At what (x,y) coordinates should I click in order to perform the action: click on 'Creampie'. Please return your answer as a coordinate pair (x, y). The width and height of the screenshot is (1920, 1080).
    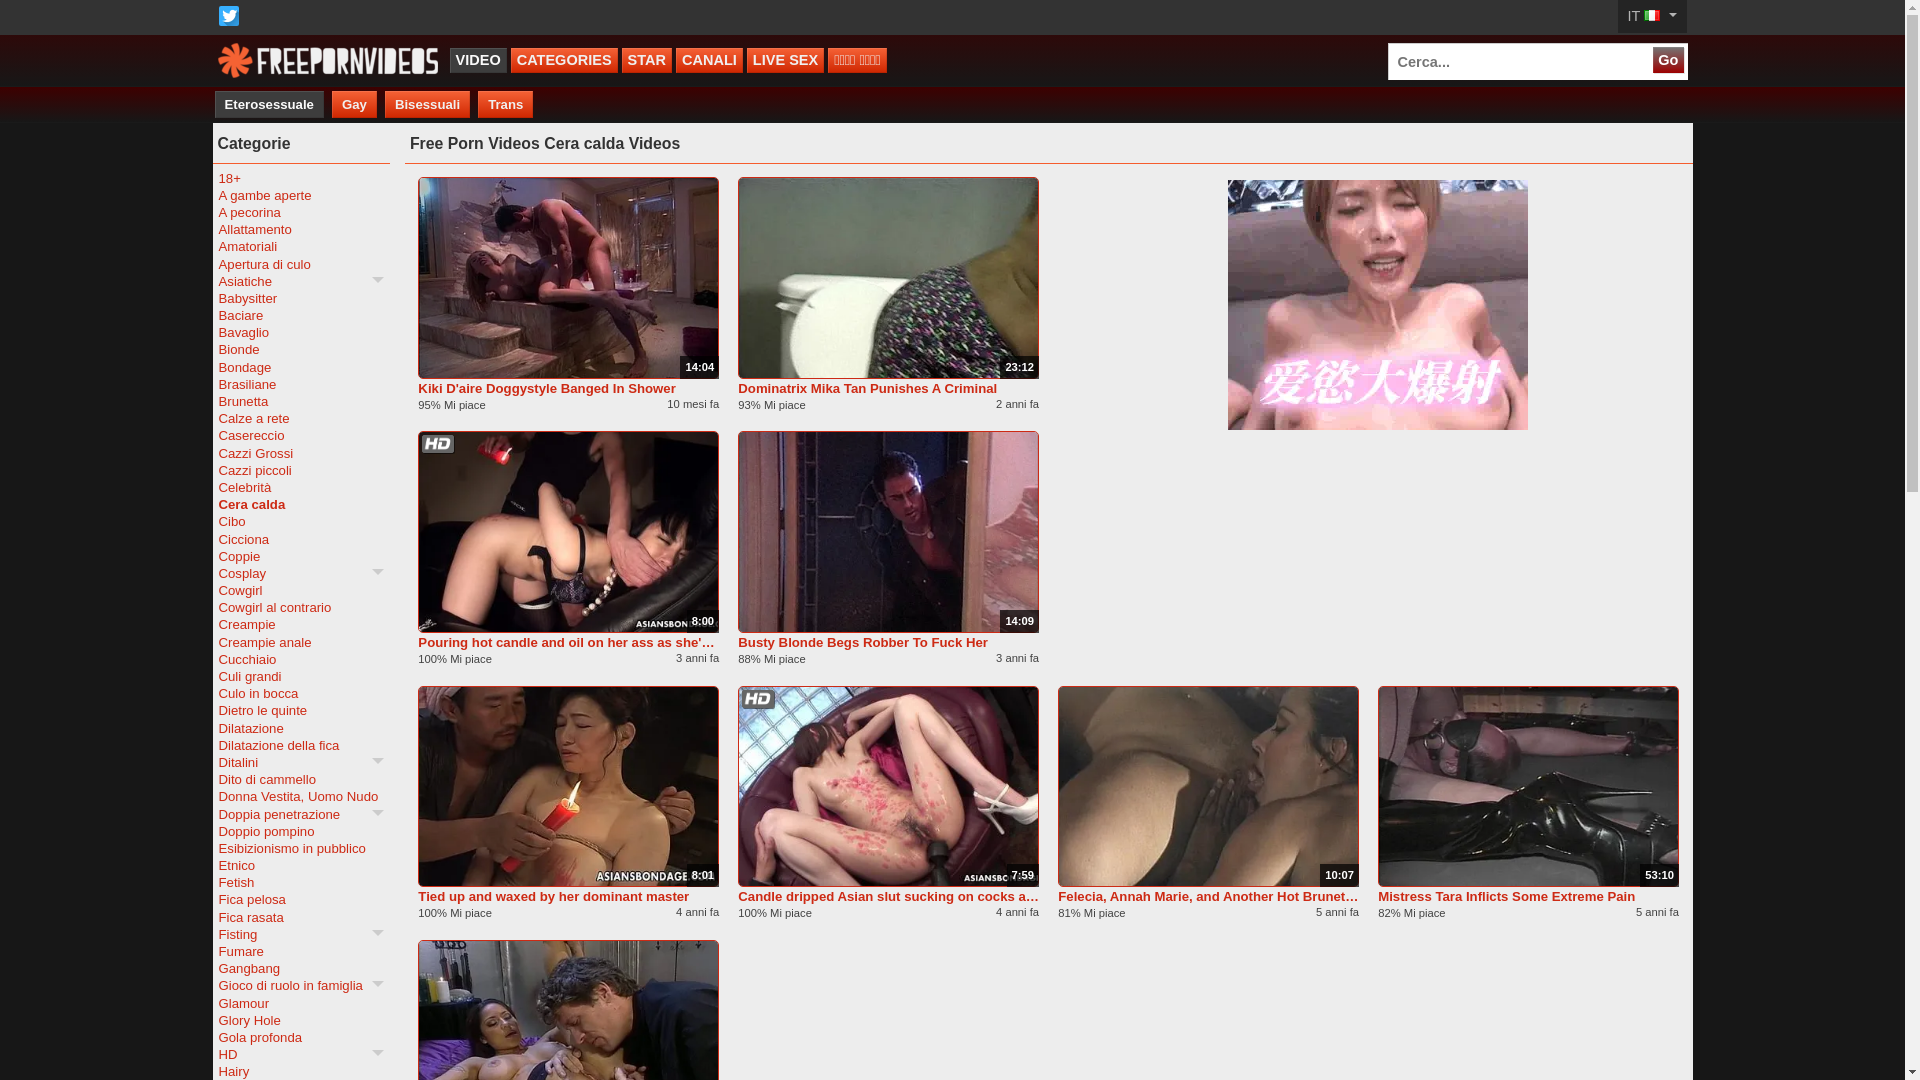
    Looking at the image, I should click on (300, 623).